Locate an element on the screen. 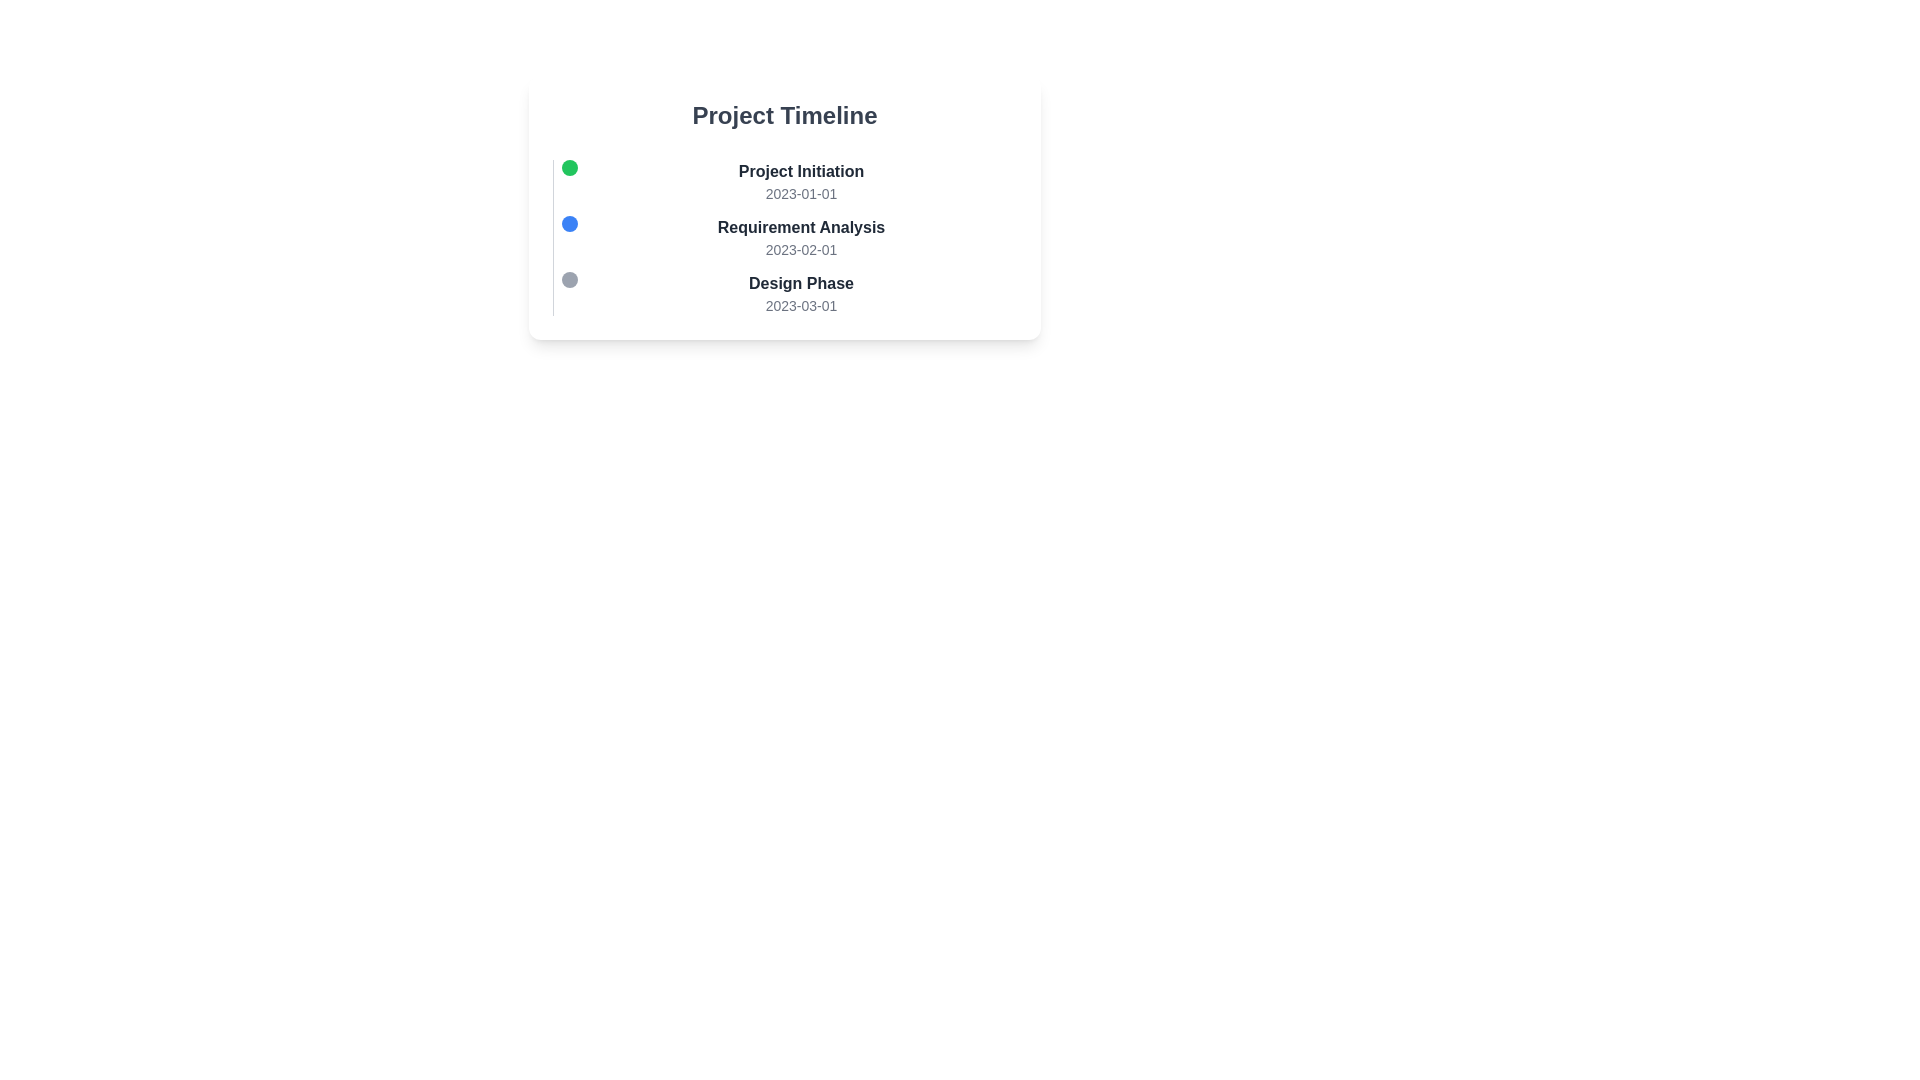 This screenshot has width=1920, height=1080. the bold text label element displaying 'Project Initiation' in dark gray, located in the timeline section above the date '2023-01-01' is located at coordinates (801, 171).